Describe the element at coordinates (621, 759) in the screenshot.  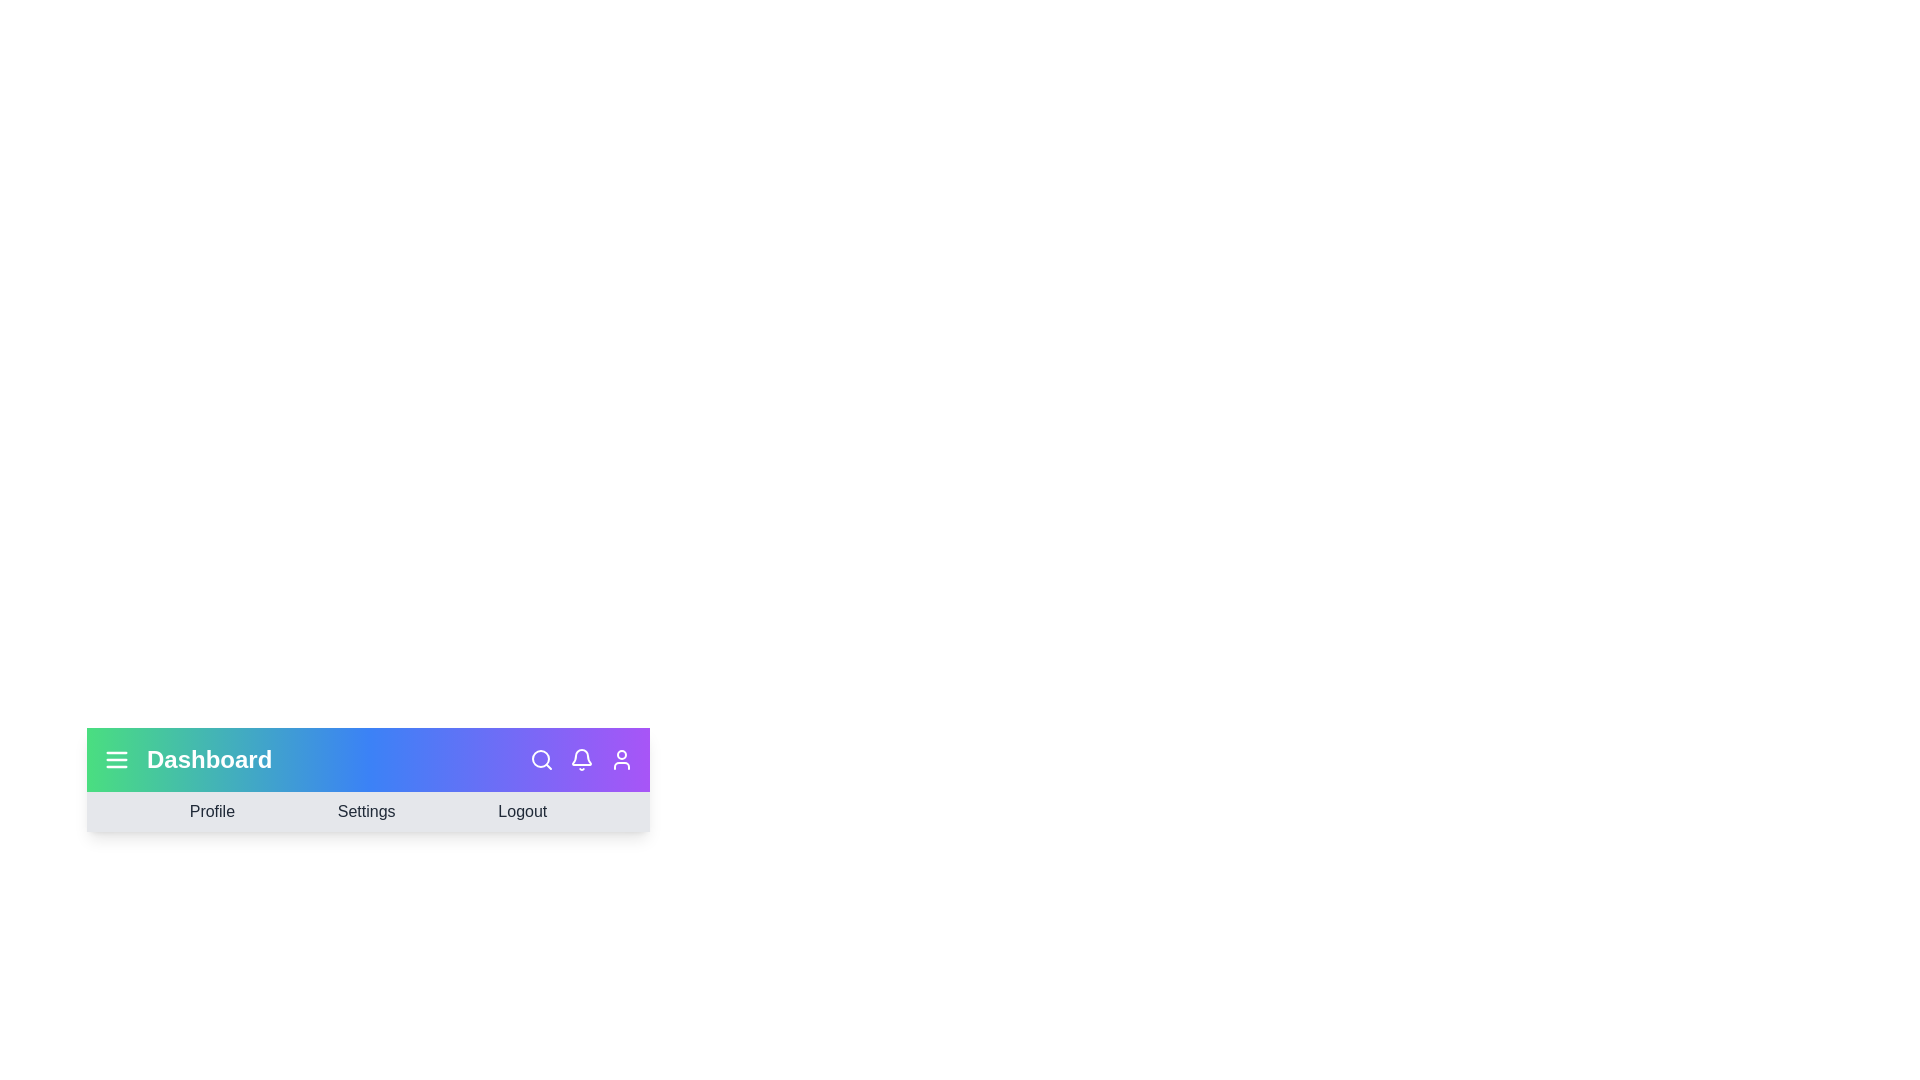
I see `user icon to access user-related actions` at that location.